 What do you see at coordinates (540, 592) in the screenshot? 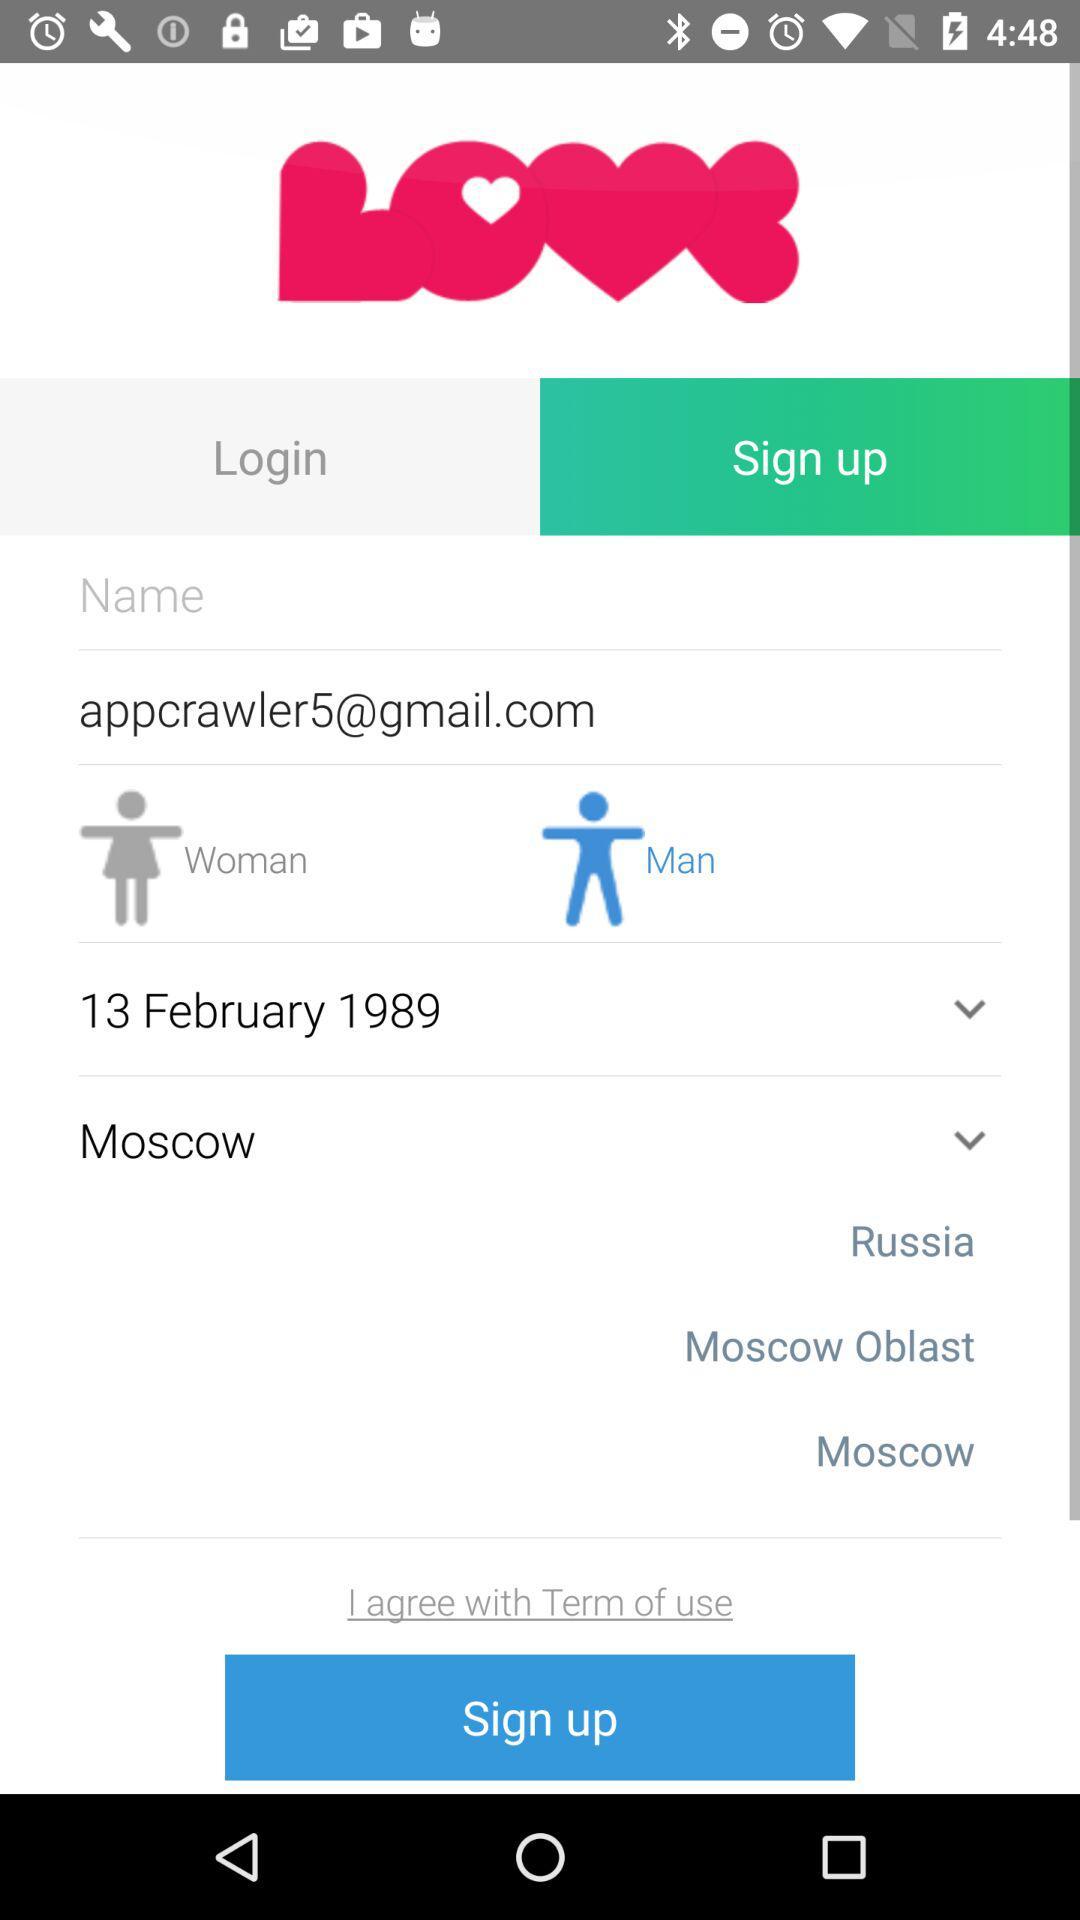
I see `name` at bounding box center [540, 592].